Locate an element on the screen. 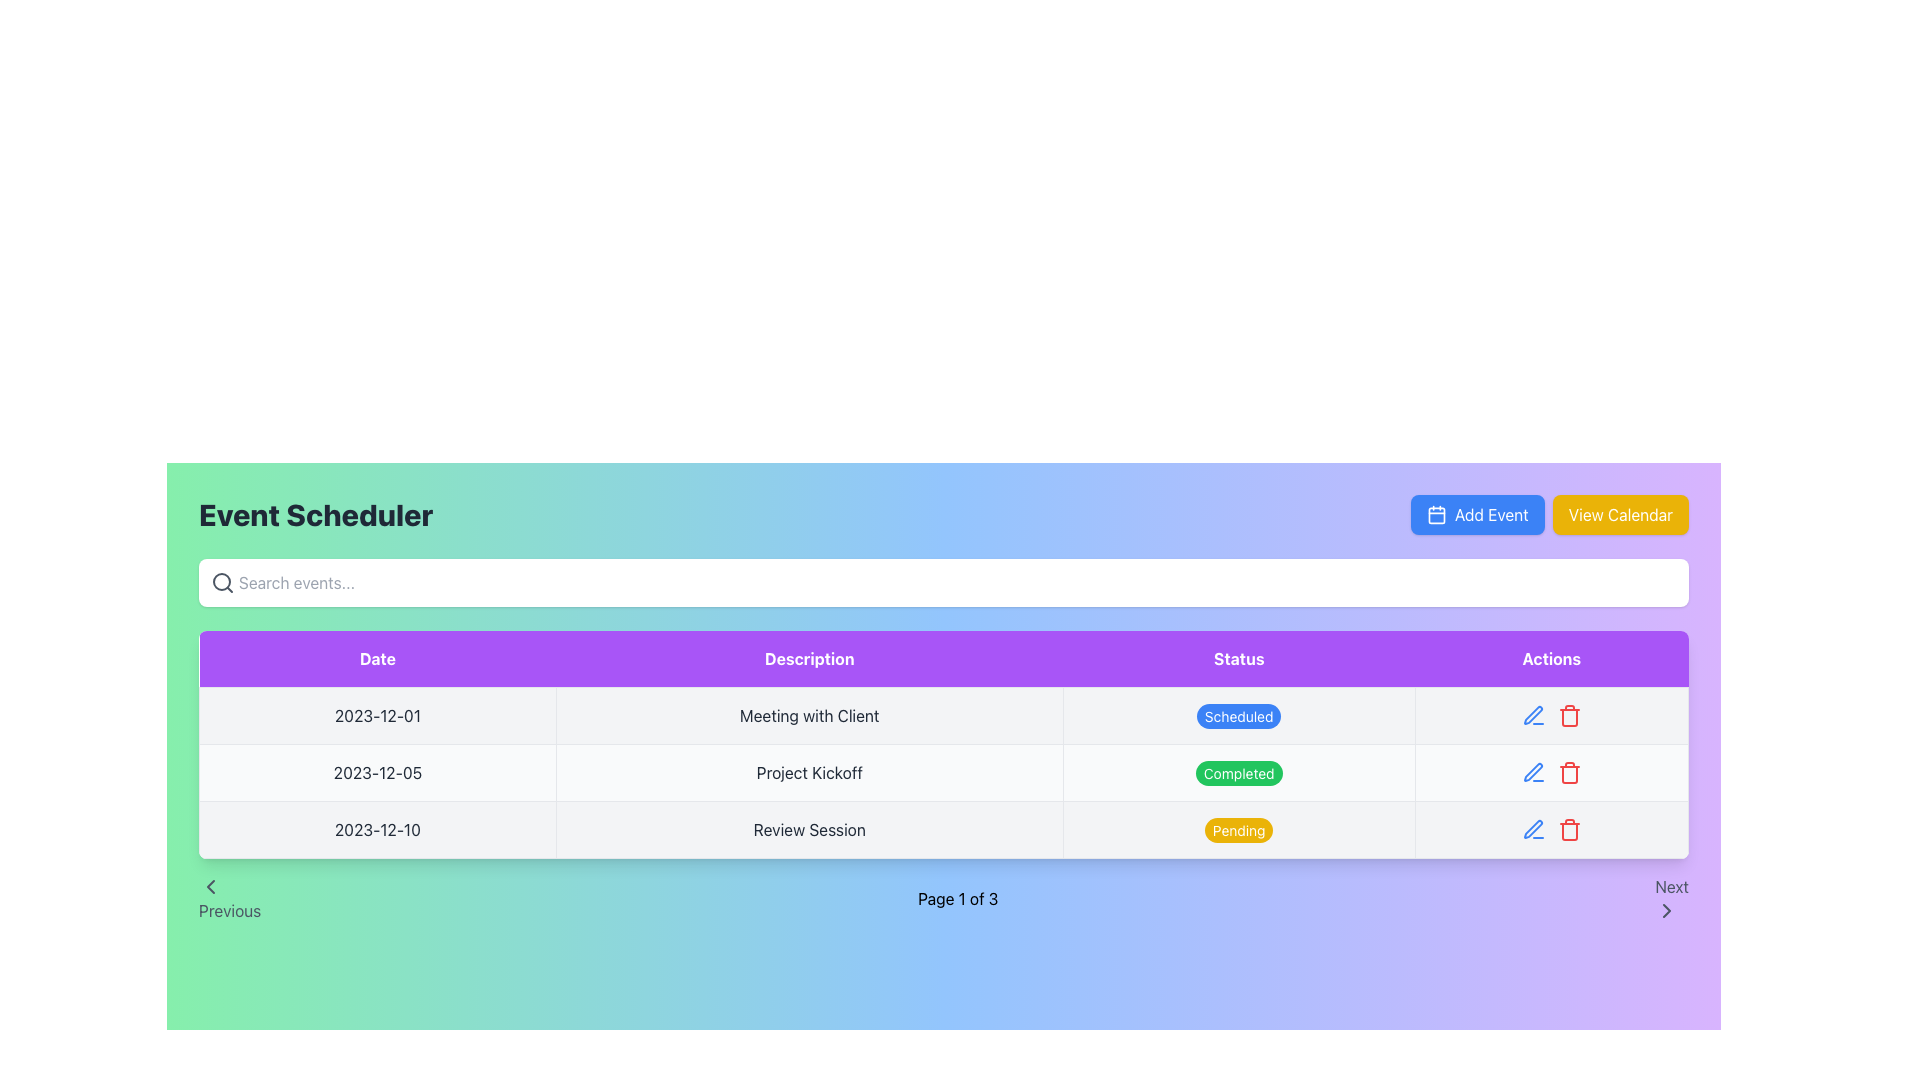 The image size is (1920, 1080). the 'Previous' button located at the bottom-left corner of the pagination controls is located at coordinates (230, 897).